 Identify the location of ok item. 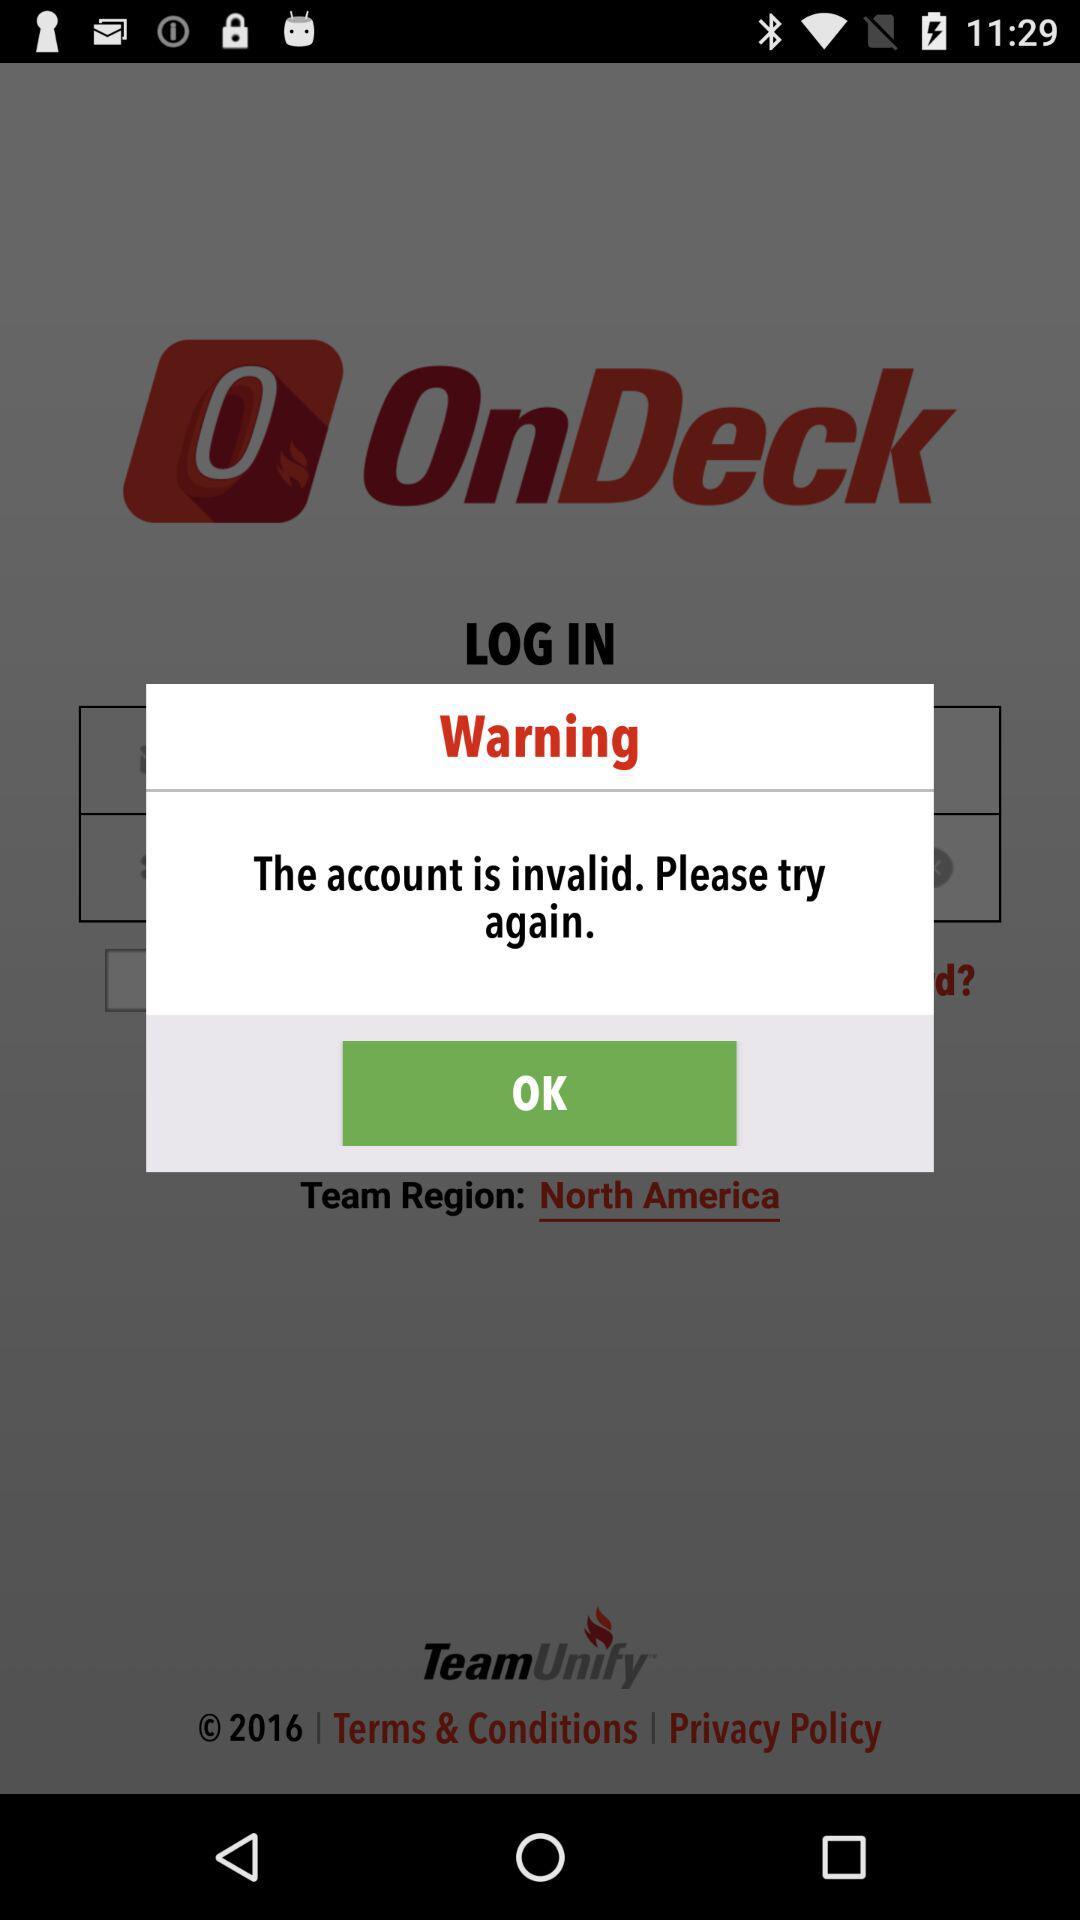
(538, 1092).